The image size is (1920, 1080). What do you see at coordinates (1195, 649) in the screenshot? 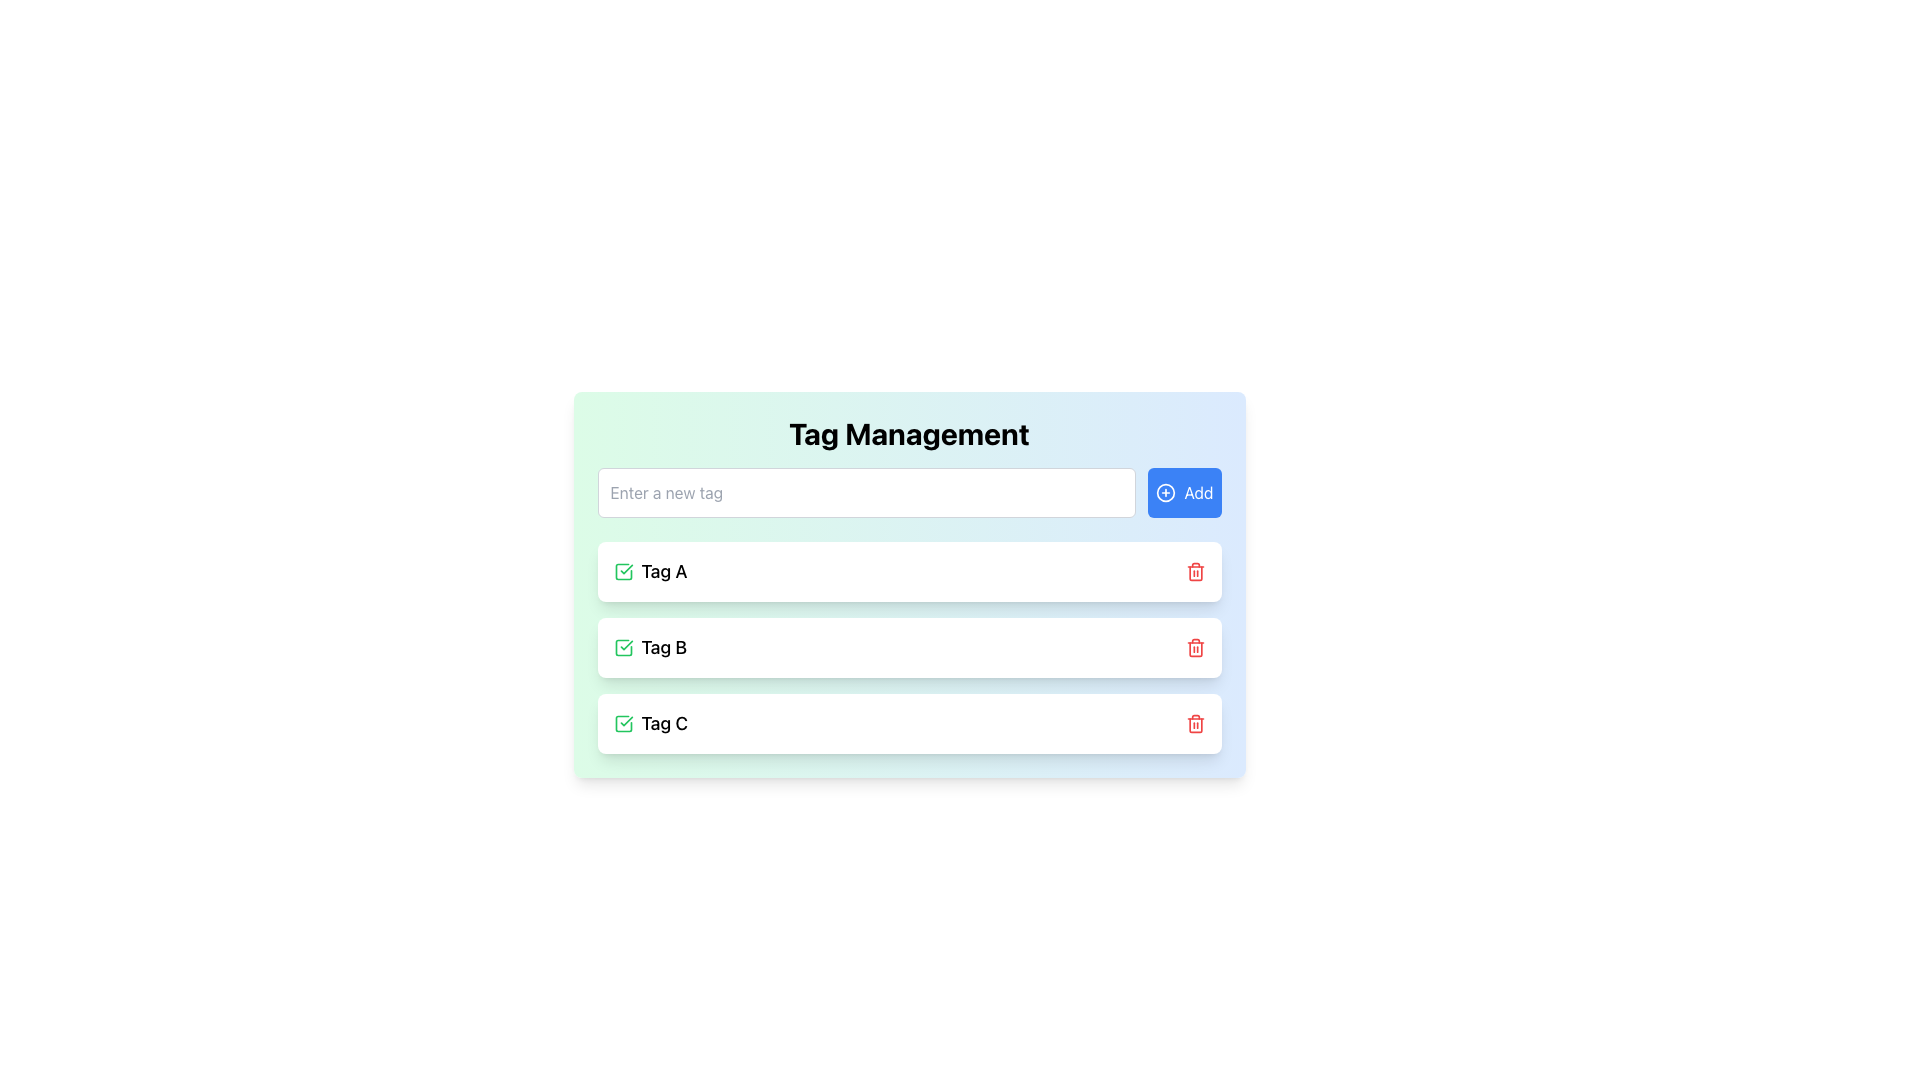
I see `the middle component of the trashcan icon located on the right-hand side of each tag row, which visually represents a deletion interaction` at bounding box center [1195, 649].